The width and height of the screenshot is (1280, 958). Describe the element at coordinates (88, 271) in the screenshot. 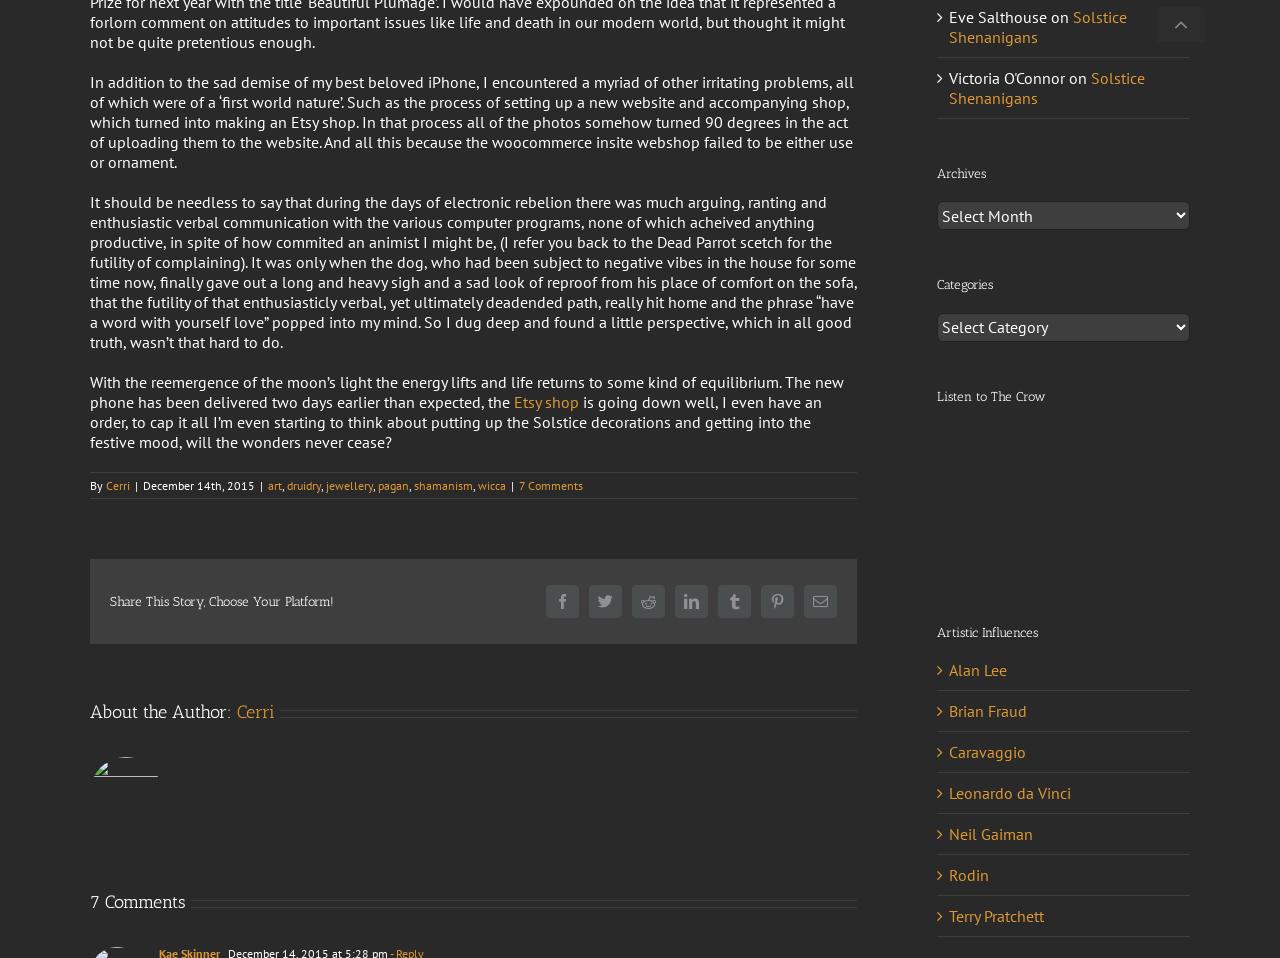

I see `'It should be needless to say that during the days of electronic rebelion there was much arguing, ranting and enthusiastic verbal communication with the various computer programs, none of which acheived anything productive, in spite of how commited an animist I might be, (I refer you back to the Dead Parrot scetch for the futility of complaining). It was only when the dog, who had been subject to negative vibes in the house for some time now, finally gave out a long and heavy sigh and a sad look of reproof from his place of comfort on the sofa, that the futility of that enthusiasticly verbal, yet ultimately deadended path, really hit home and the phrase “have a word with yourself love” popped into my mind. So I dug deep and found a little perspective, which in all good truth, wasn’t that hard to do.'` at that location.